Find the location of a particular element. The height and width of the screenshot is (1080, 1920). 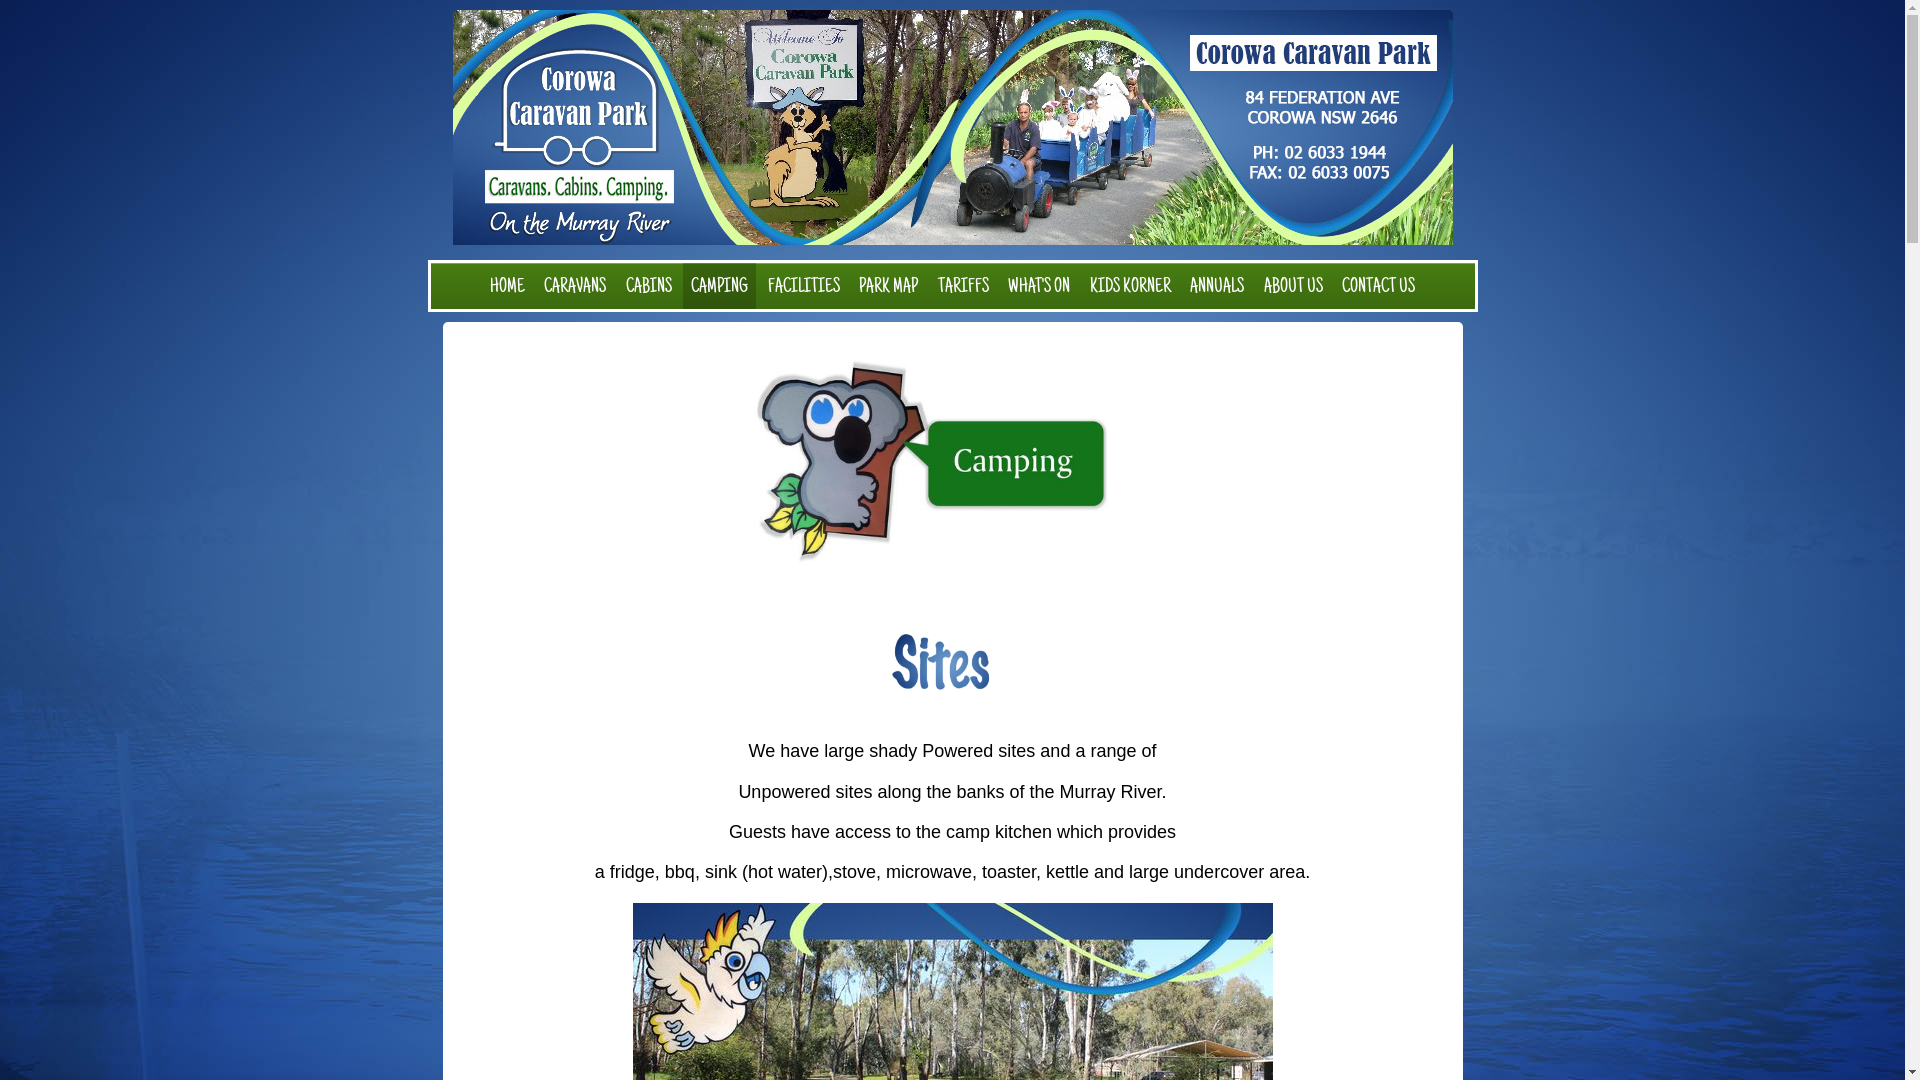

'FACILITIES' is located at coordinates (803, 286).